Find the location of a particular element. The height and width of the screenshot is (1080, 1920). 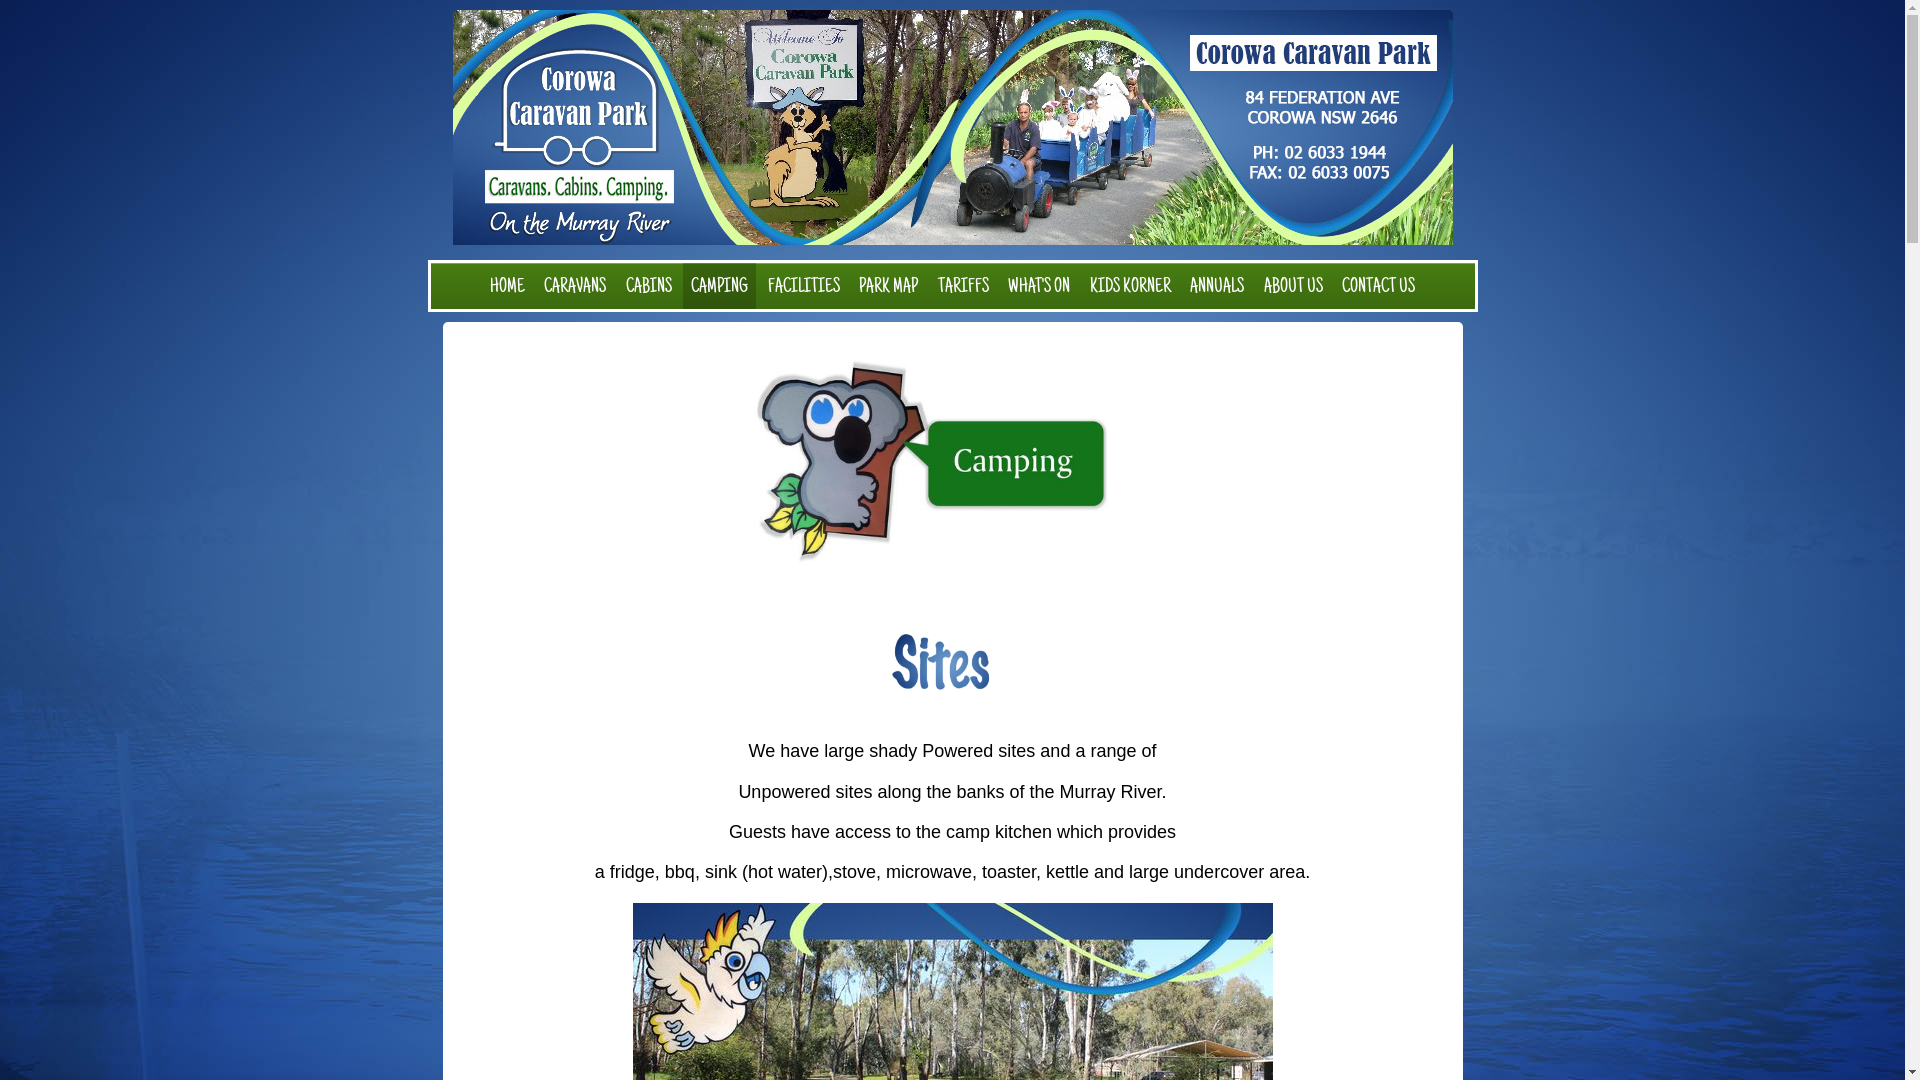

'FACILITIES' is located at coordinates (803, 286).